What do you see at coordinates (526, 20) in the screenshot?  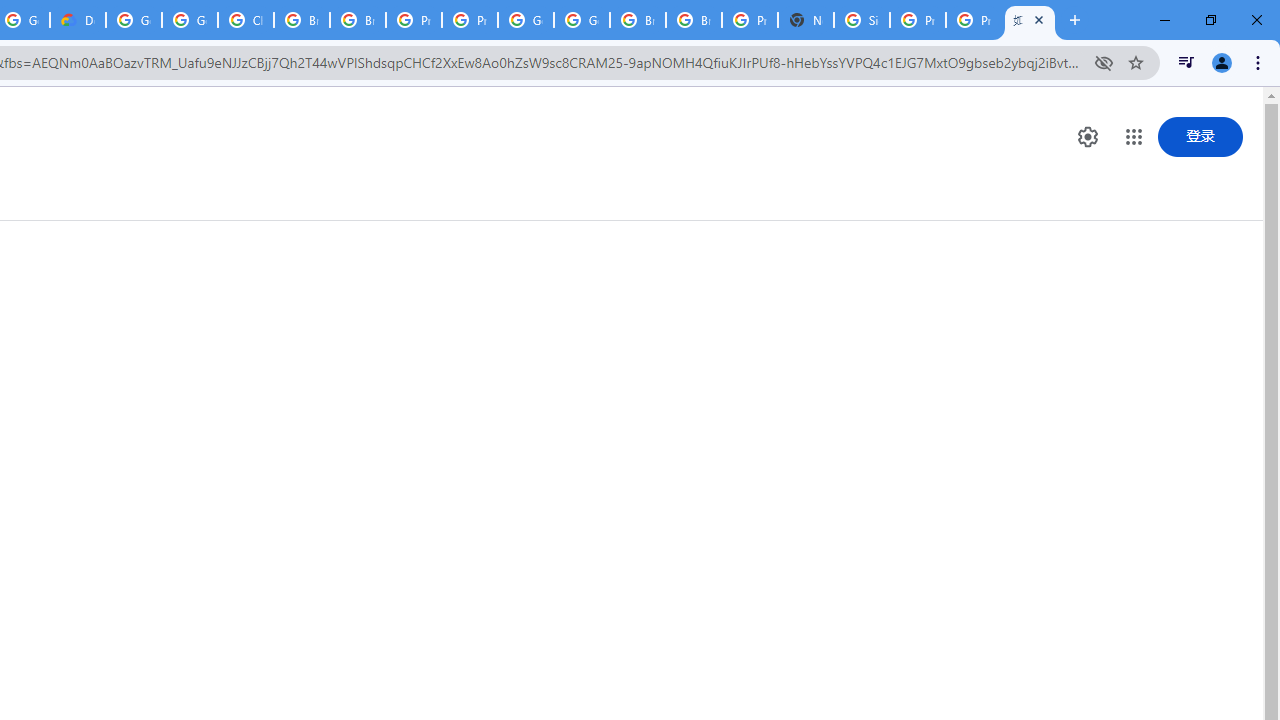 I see `'Google Cloud Platform'` at bounding box center [526, 20].